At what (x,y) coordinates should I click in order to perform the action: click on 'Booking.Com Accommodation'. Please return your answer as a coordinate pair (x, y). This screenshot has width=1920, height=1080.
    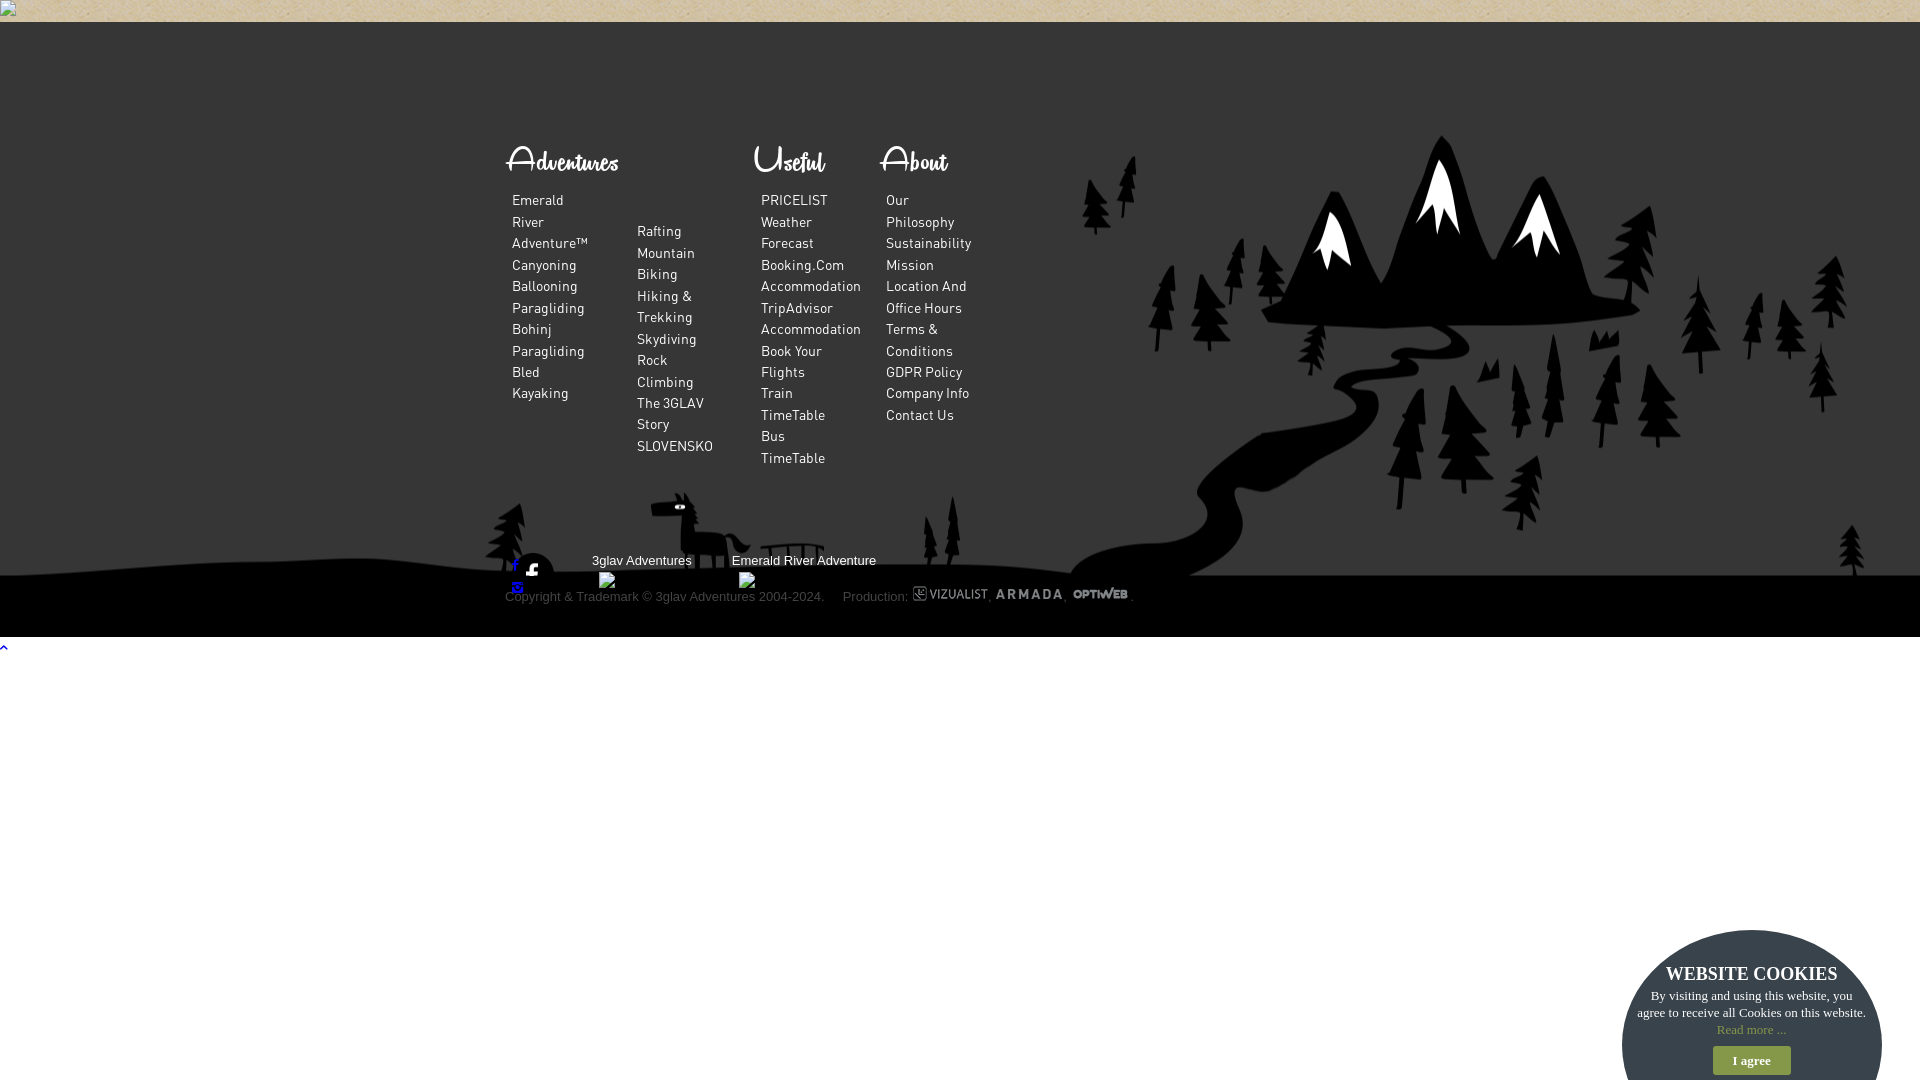
    Looking at the image, I should click on (811, 274).